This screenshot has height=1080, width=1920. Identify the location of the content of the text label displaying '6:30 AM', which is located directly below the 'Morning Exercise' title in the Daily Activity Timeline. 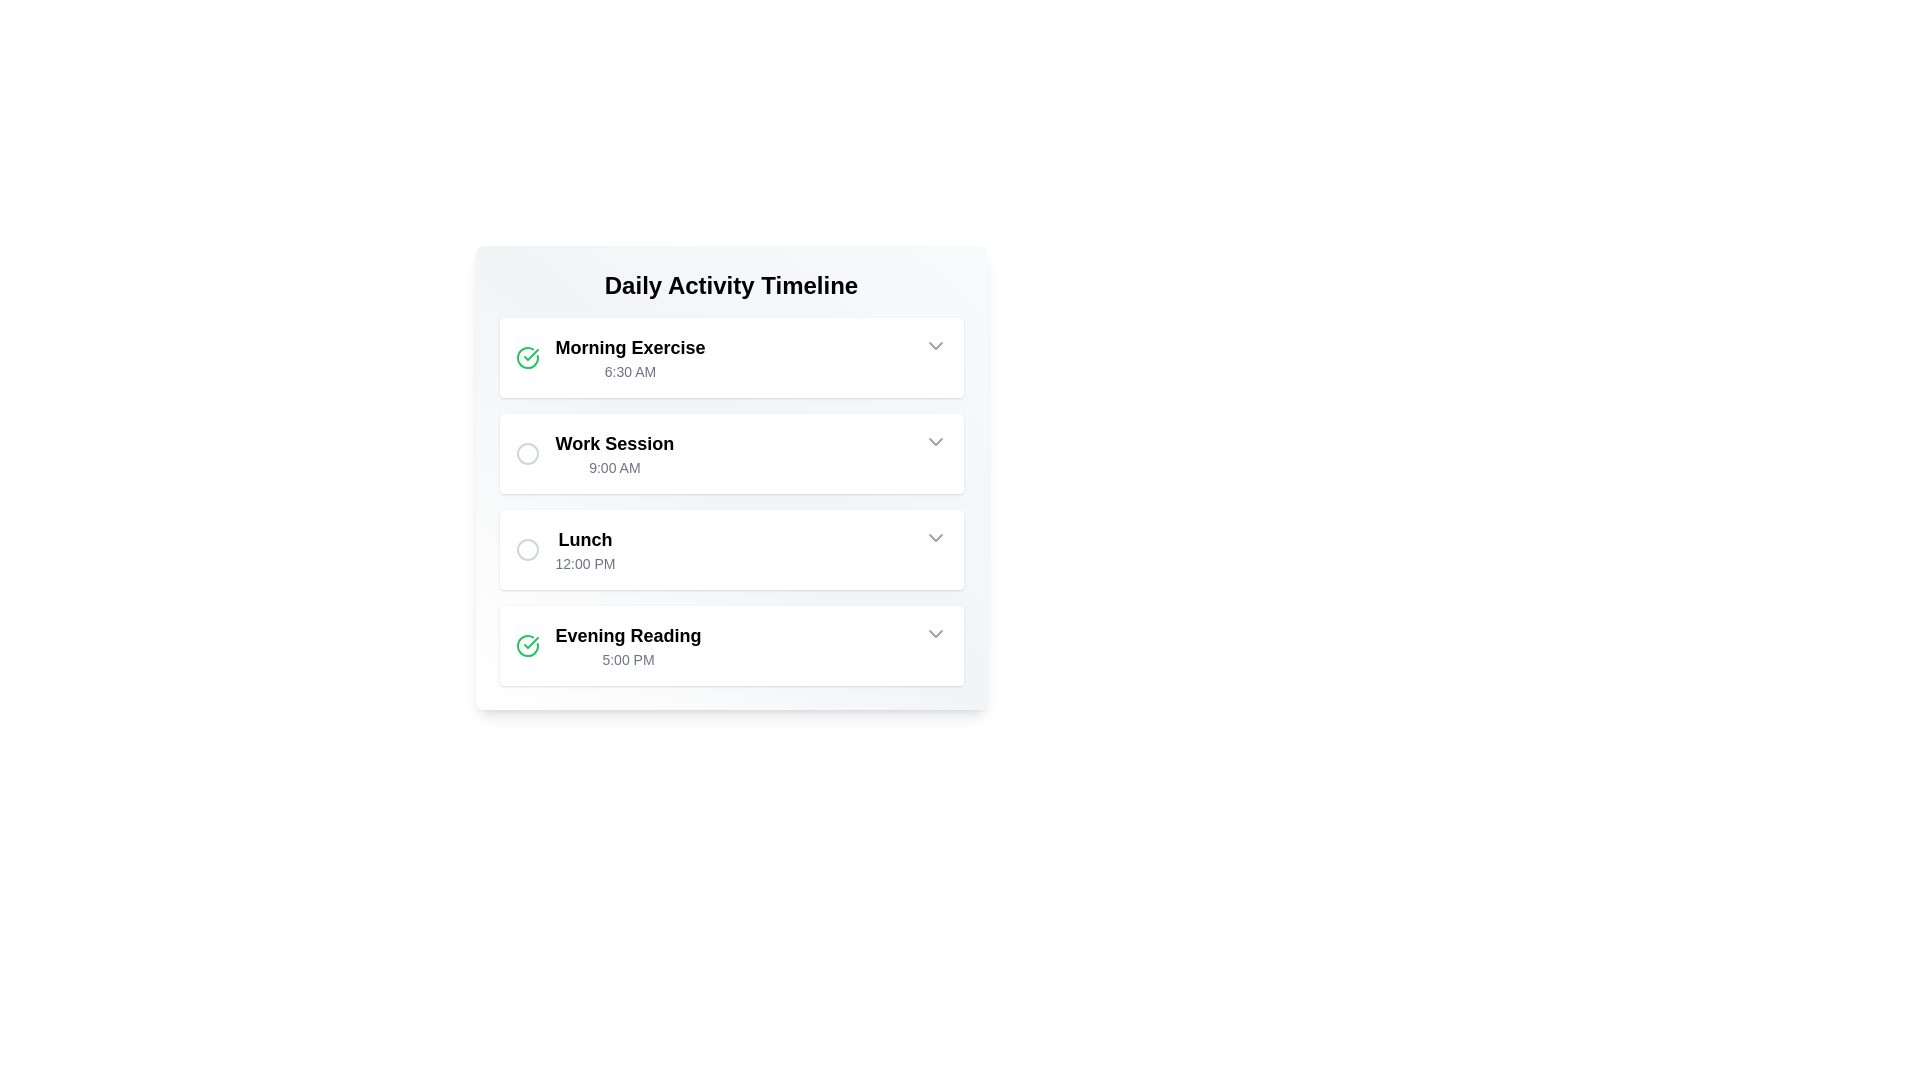
(629, 371).